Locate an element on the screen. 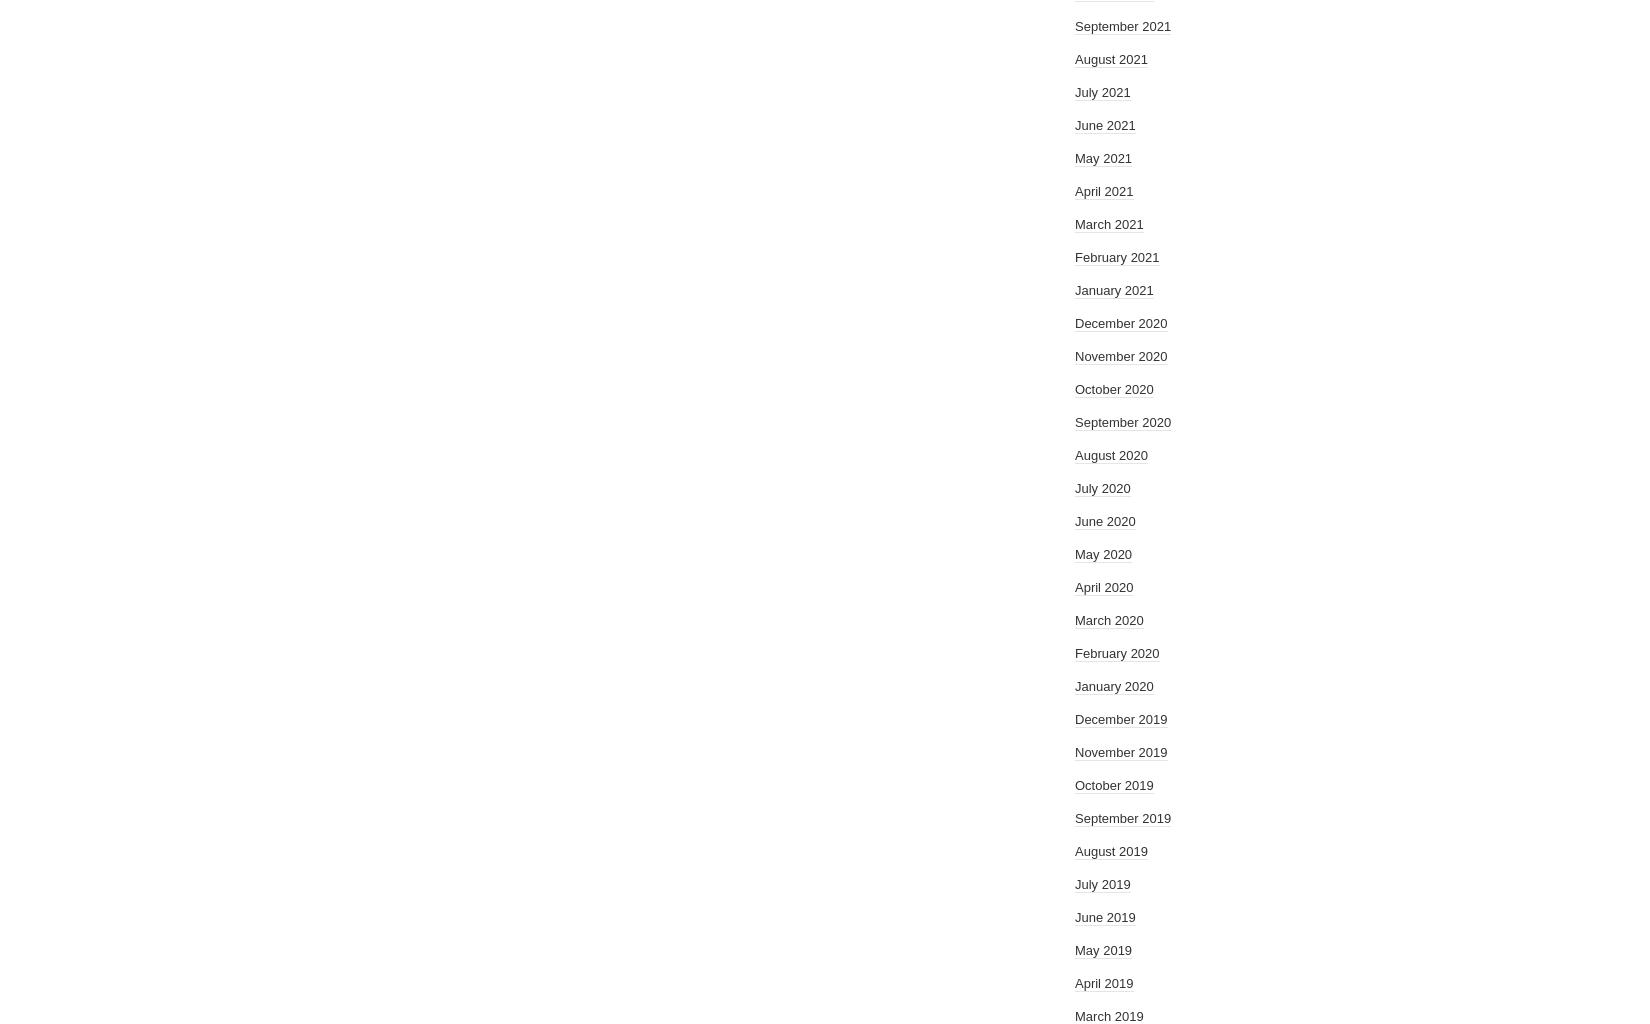 This screenshot has width=1650, height=1024. 'April 2020' is located at coordinates (1104, 586).